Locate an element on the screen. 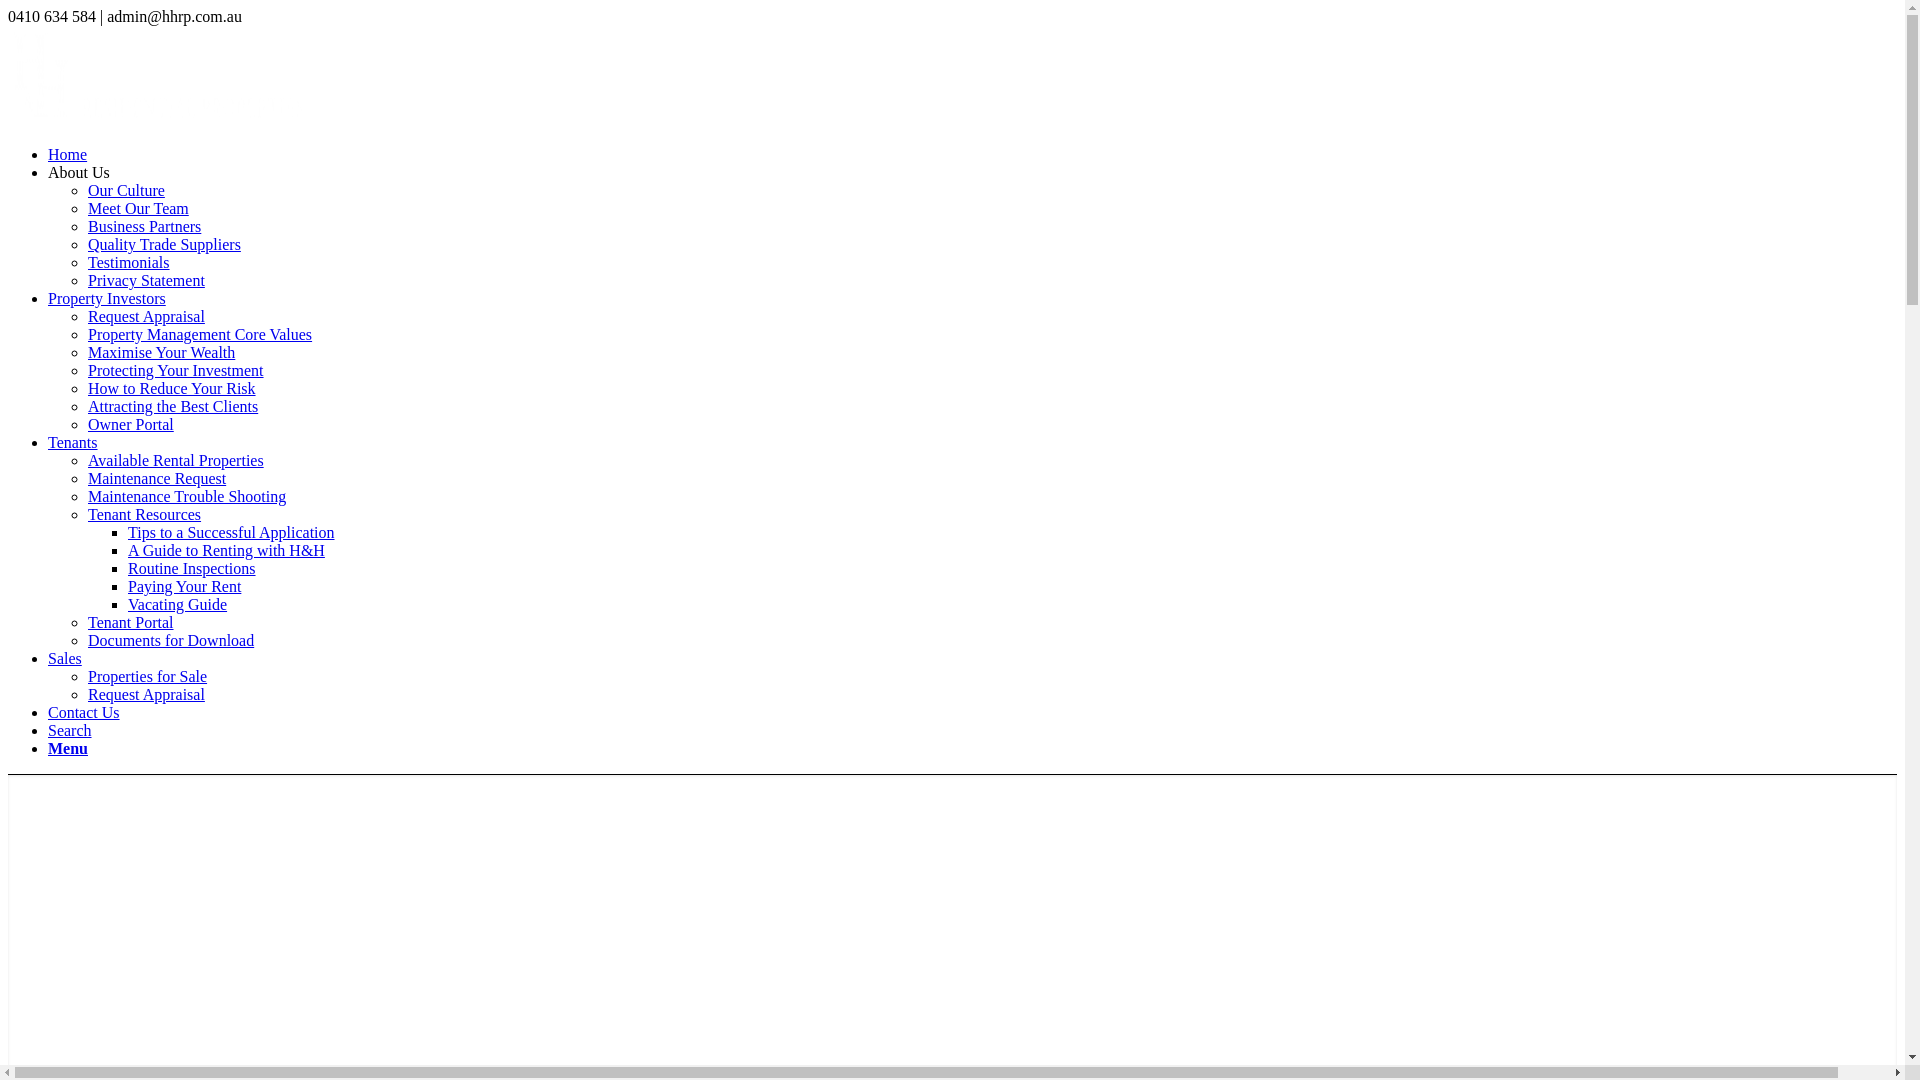  'Tips to a Successful Application' is located at coordinates (231, 531).